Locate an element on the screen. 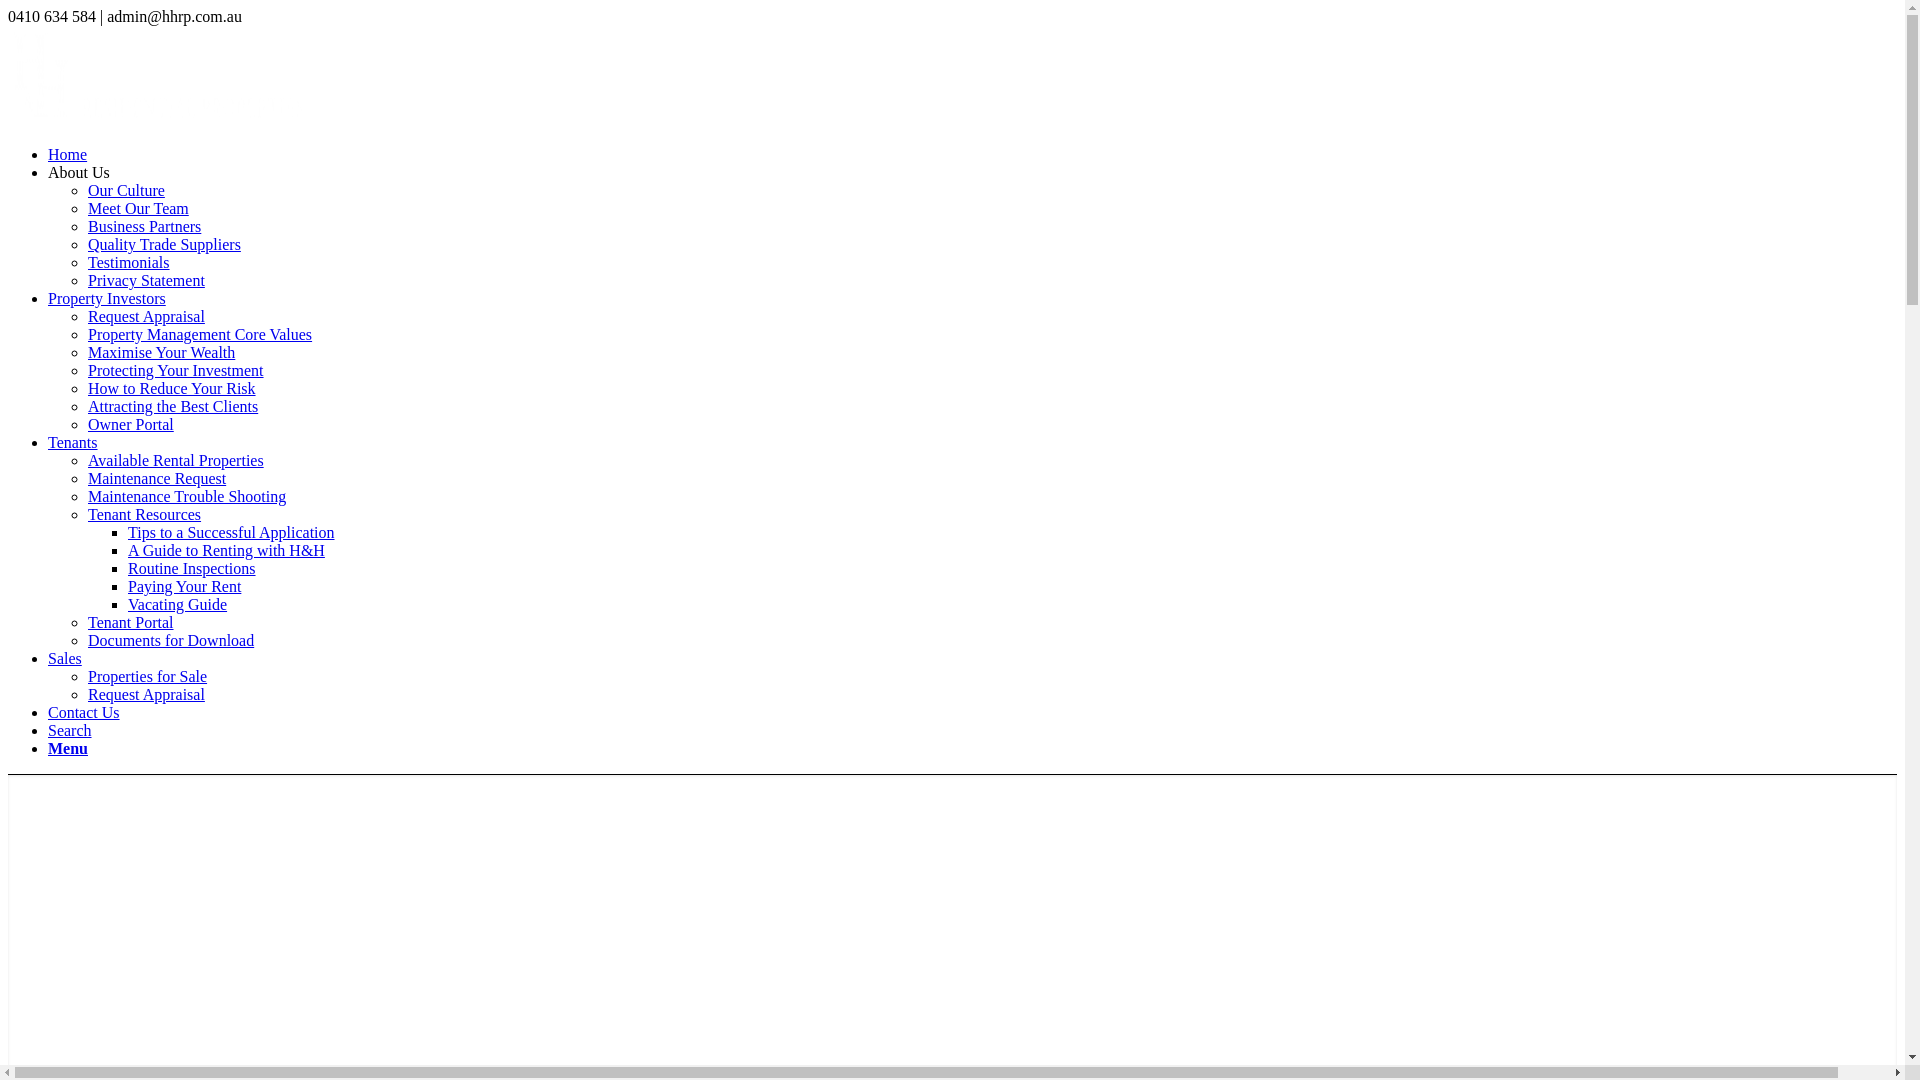  'Tips to a Successful Application' is located at coordinates (231, 531).